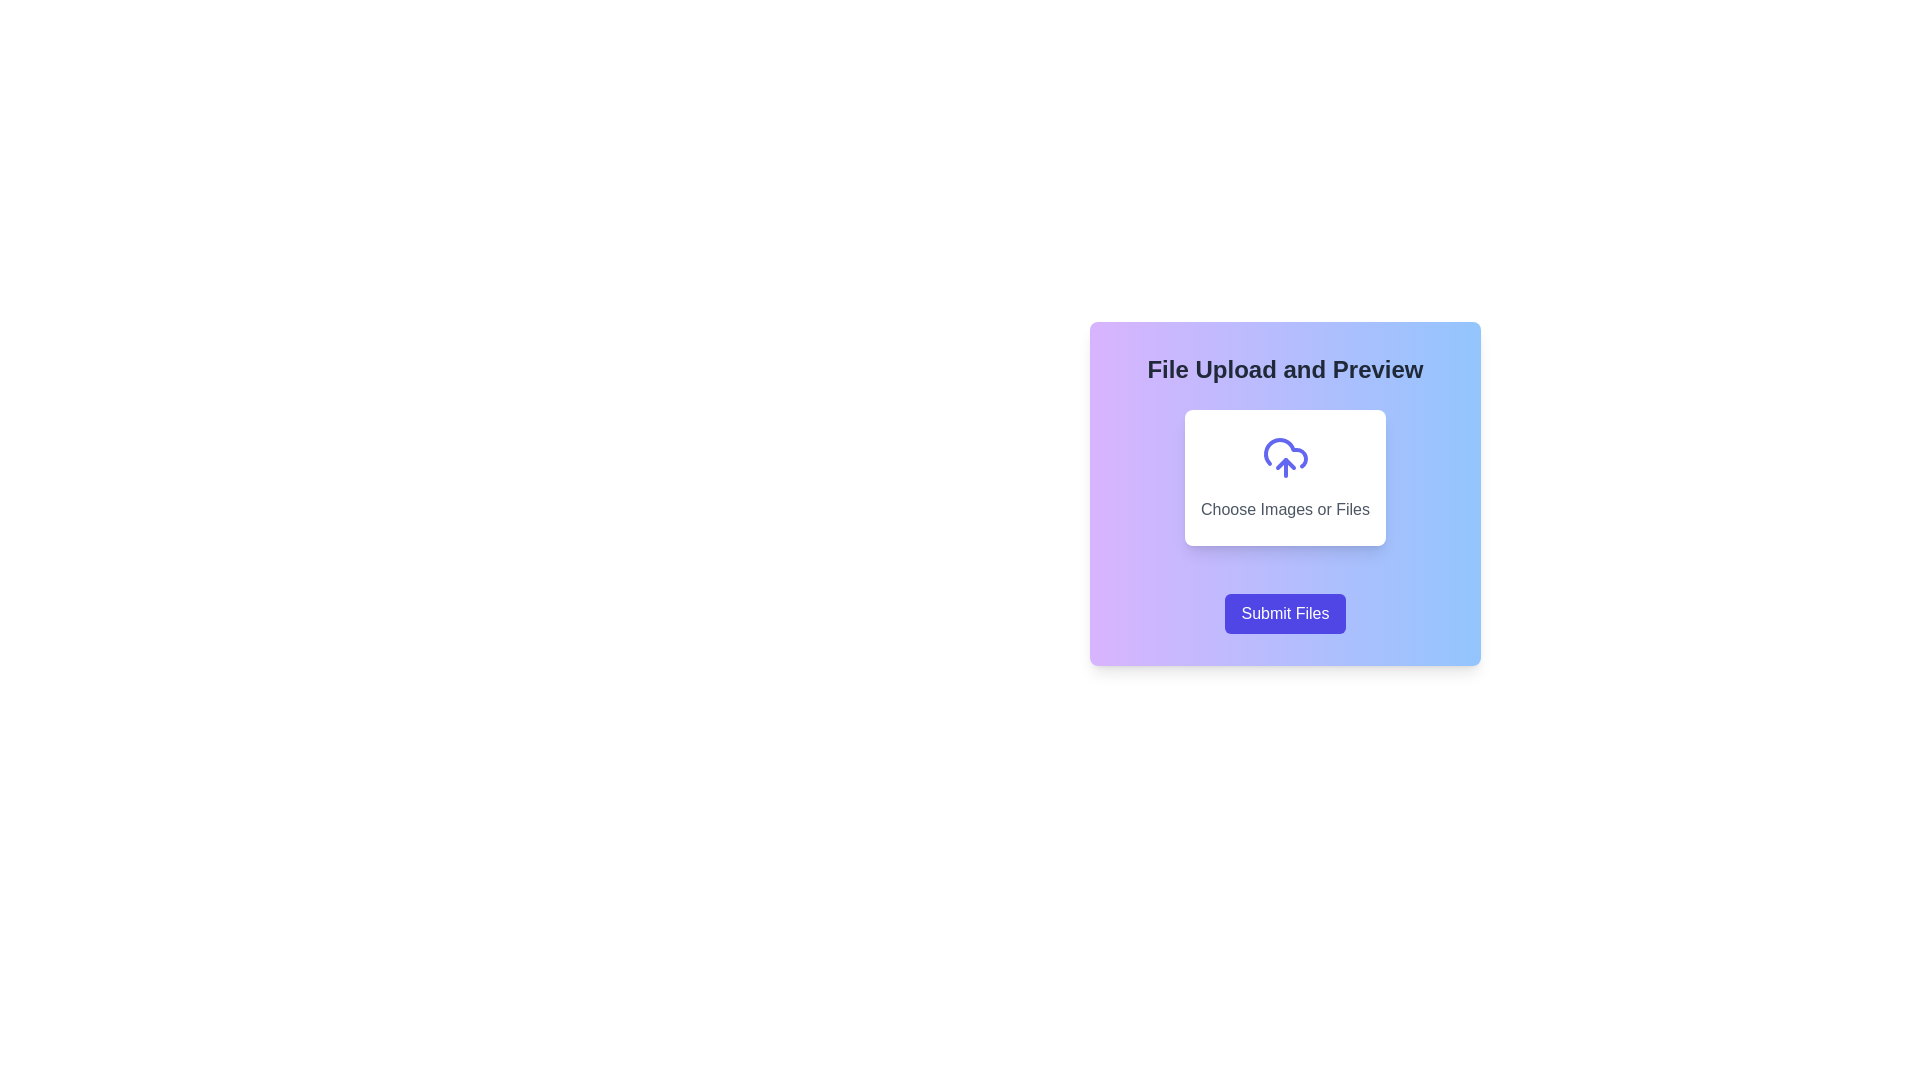 Image resolution: width=1920 pixels, height=1080 pixels. What do you see at coordinates (1285, 453) in the screenshot?
I see `the decorative graphical element within the SVG image that represents the bottom-left rounded portion of the cloud icon used for file upload functionality` at bounding box center [1285, 453].